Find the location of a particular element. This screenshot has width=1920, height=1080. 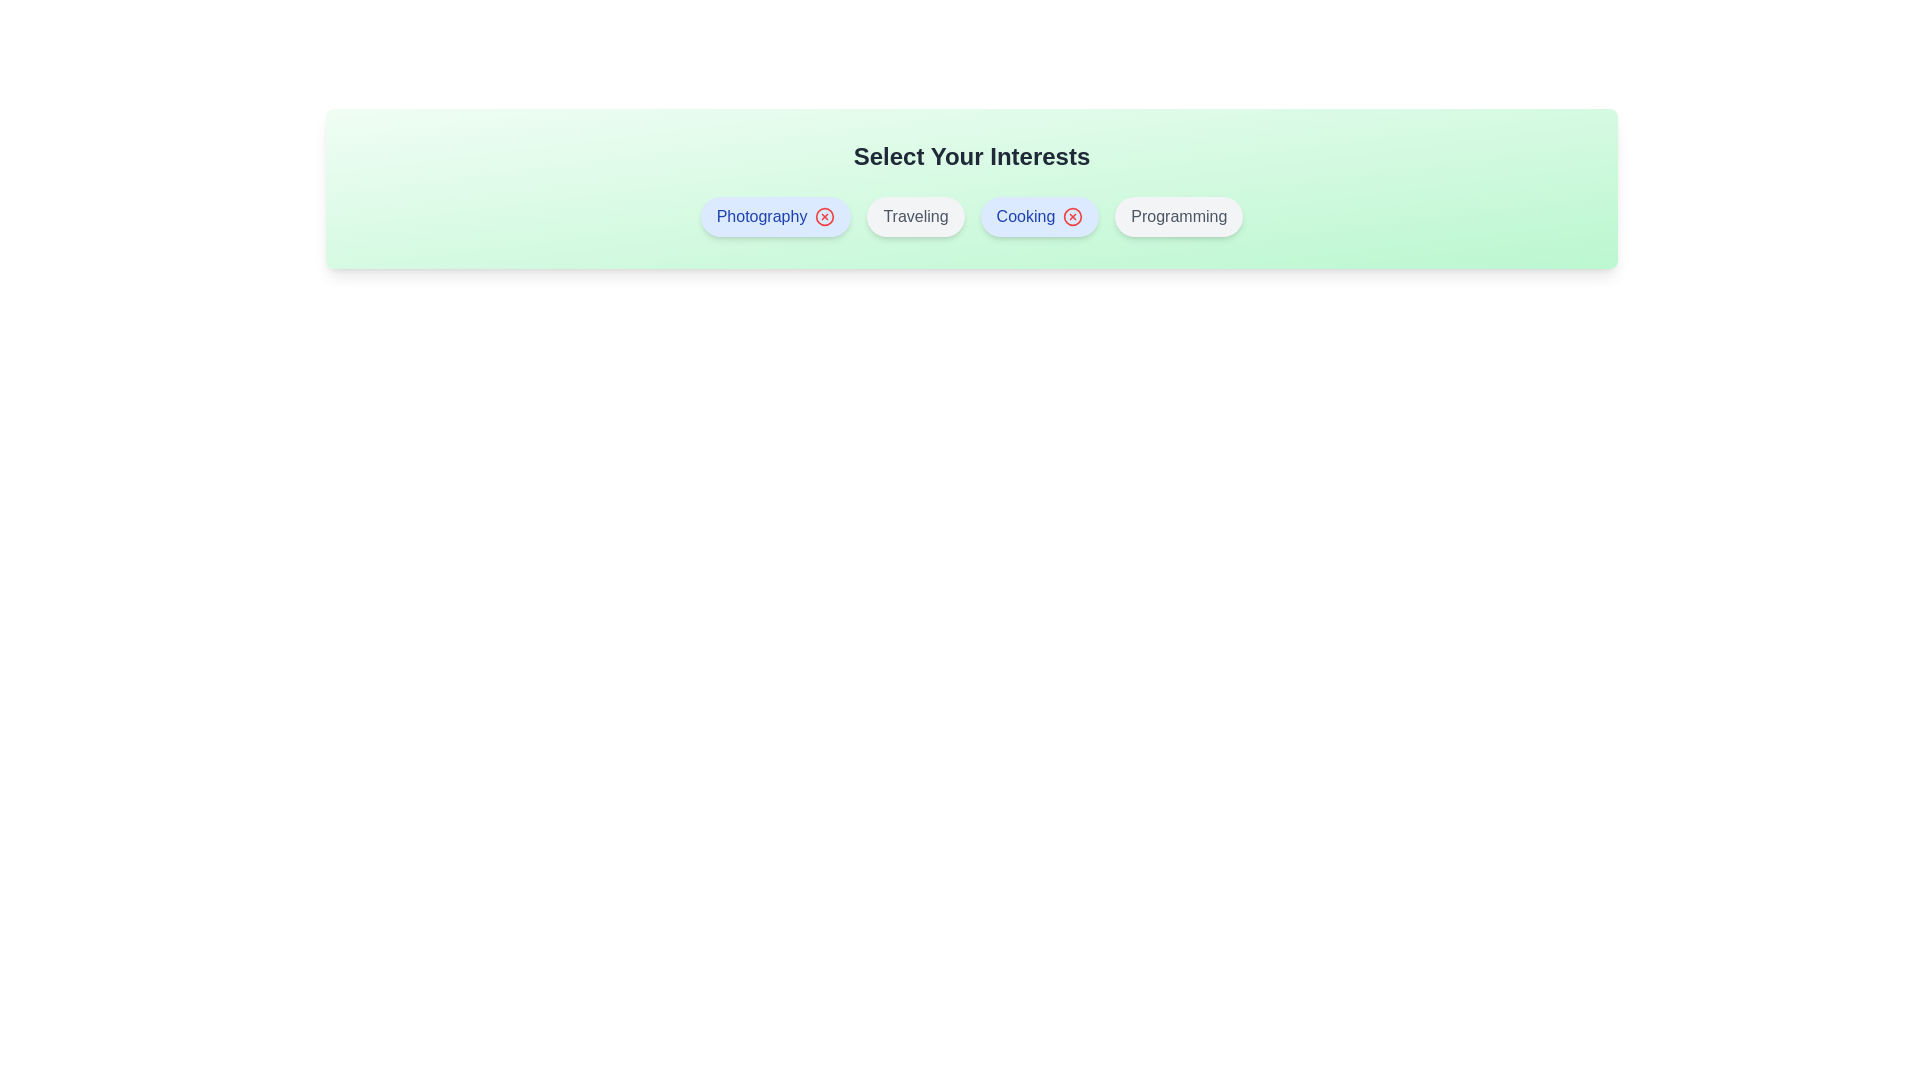

the interest Programming by clicking on its button is located at coordinates (1179, 216).